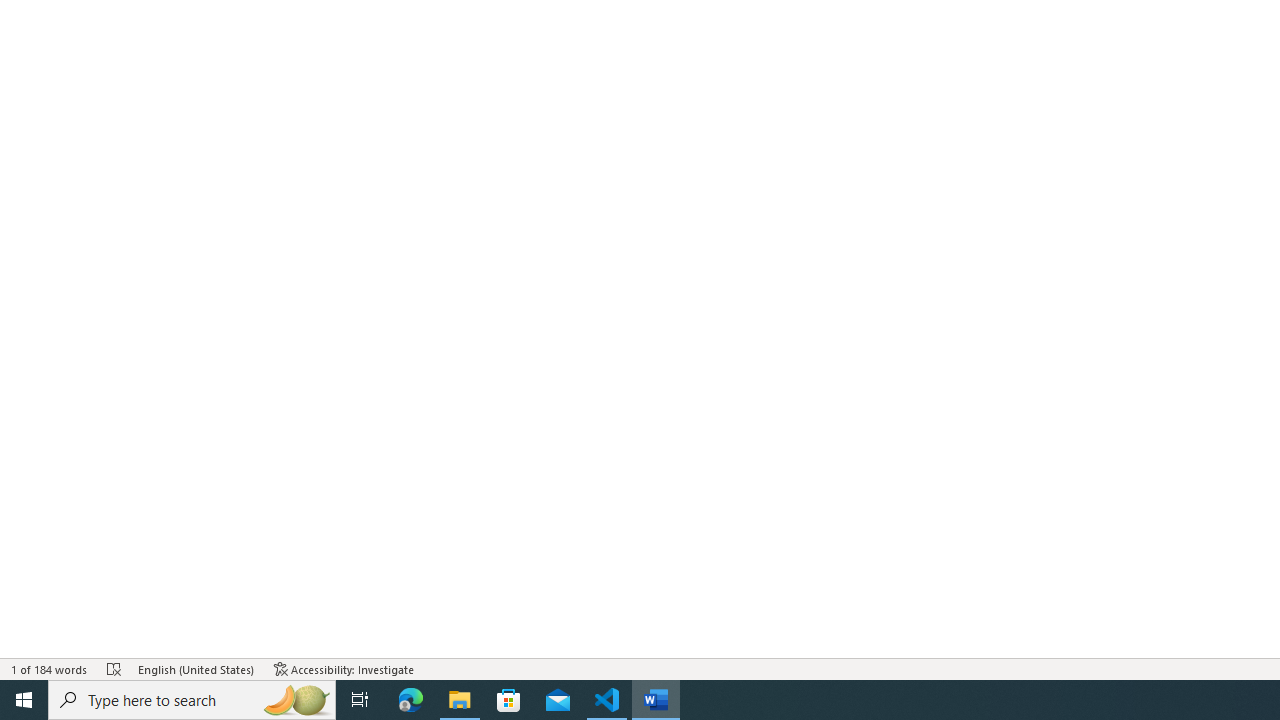  I want to click on 'Spelling and Grammar Check Errors', so click(113, 669).